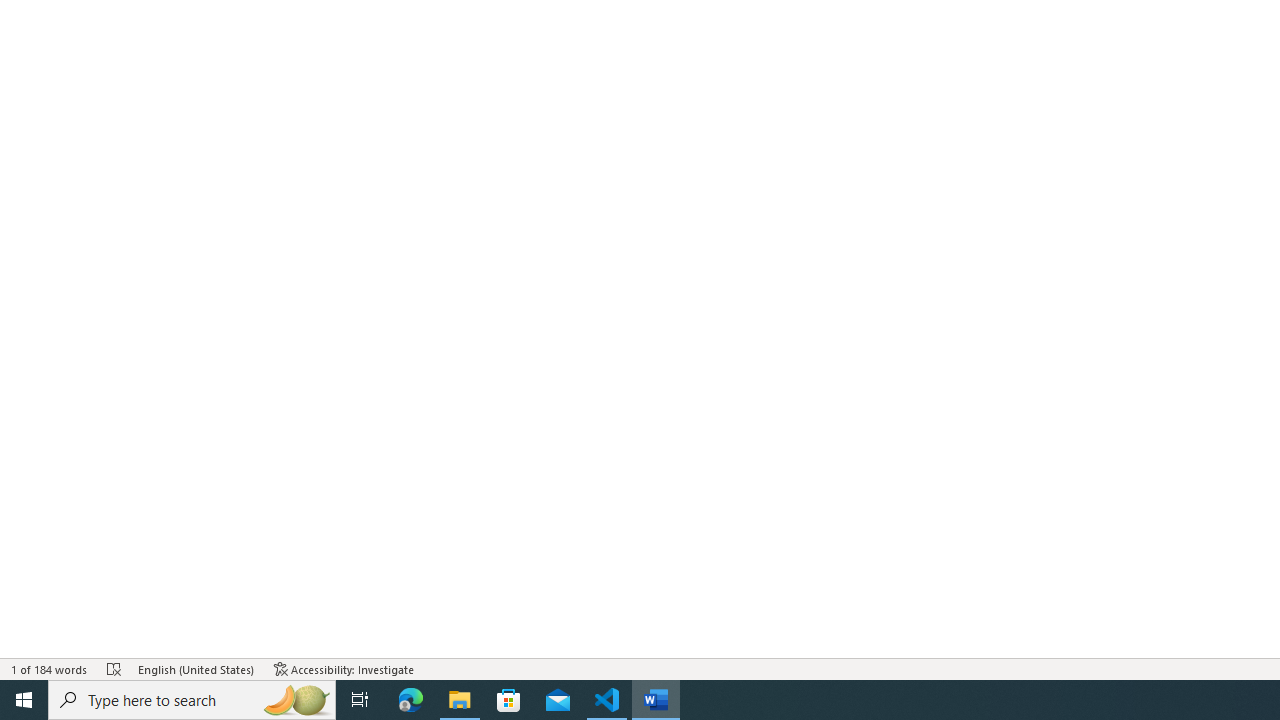  I want to click on 'Spelling and Grammar Check Errors', so click(113, 669).